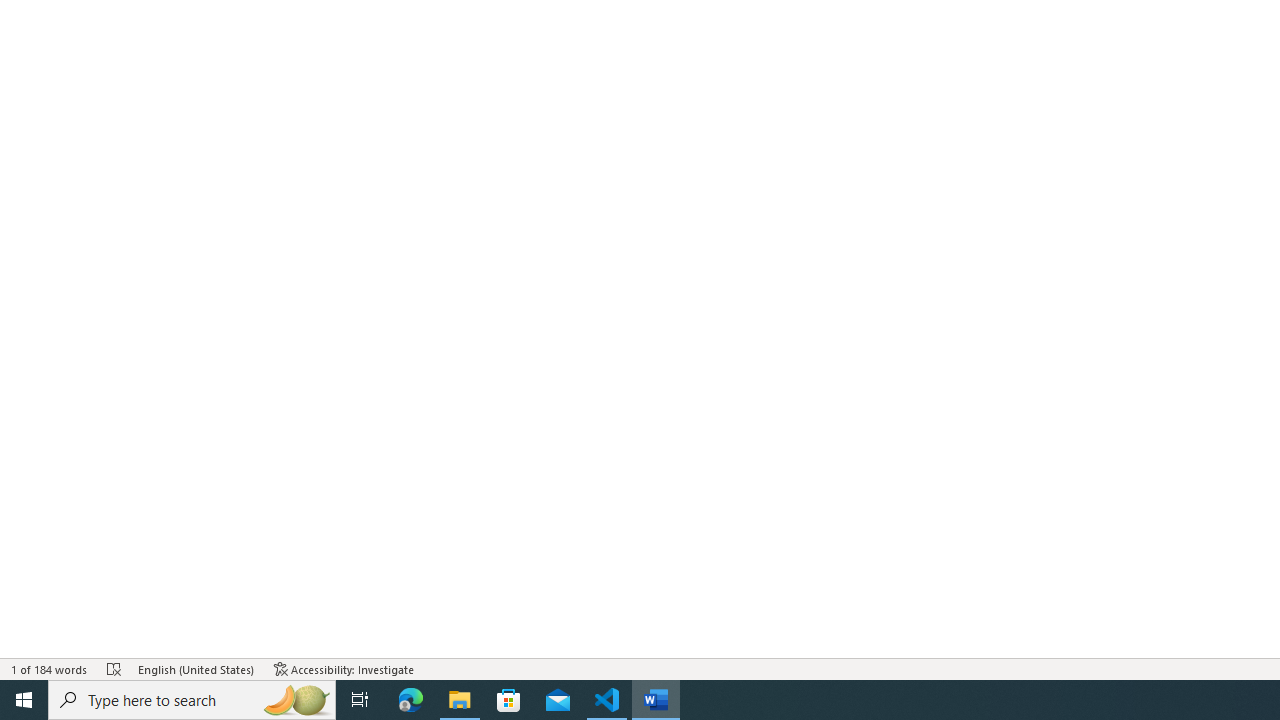  I want to click on 'Spelling and Grammar Check Errors', so click(113, 669).